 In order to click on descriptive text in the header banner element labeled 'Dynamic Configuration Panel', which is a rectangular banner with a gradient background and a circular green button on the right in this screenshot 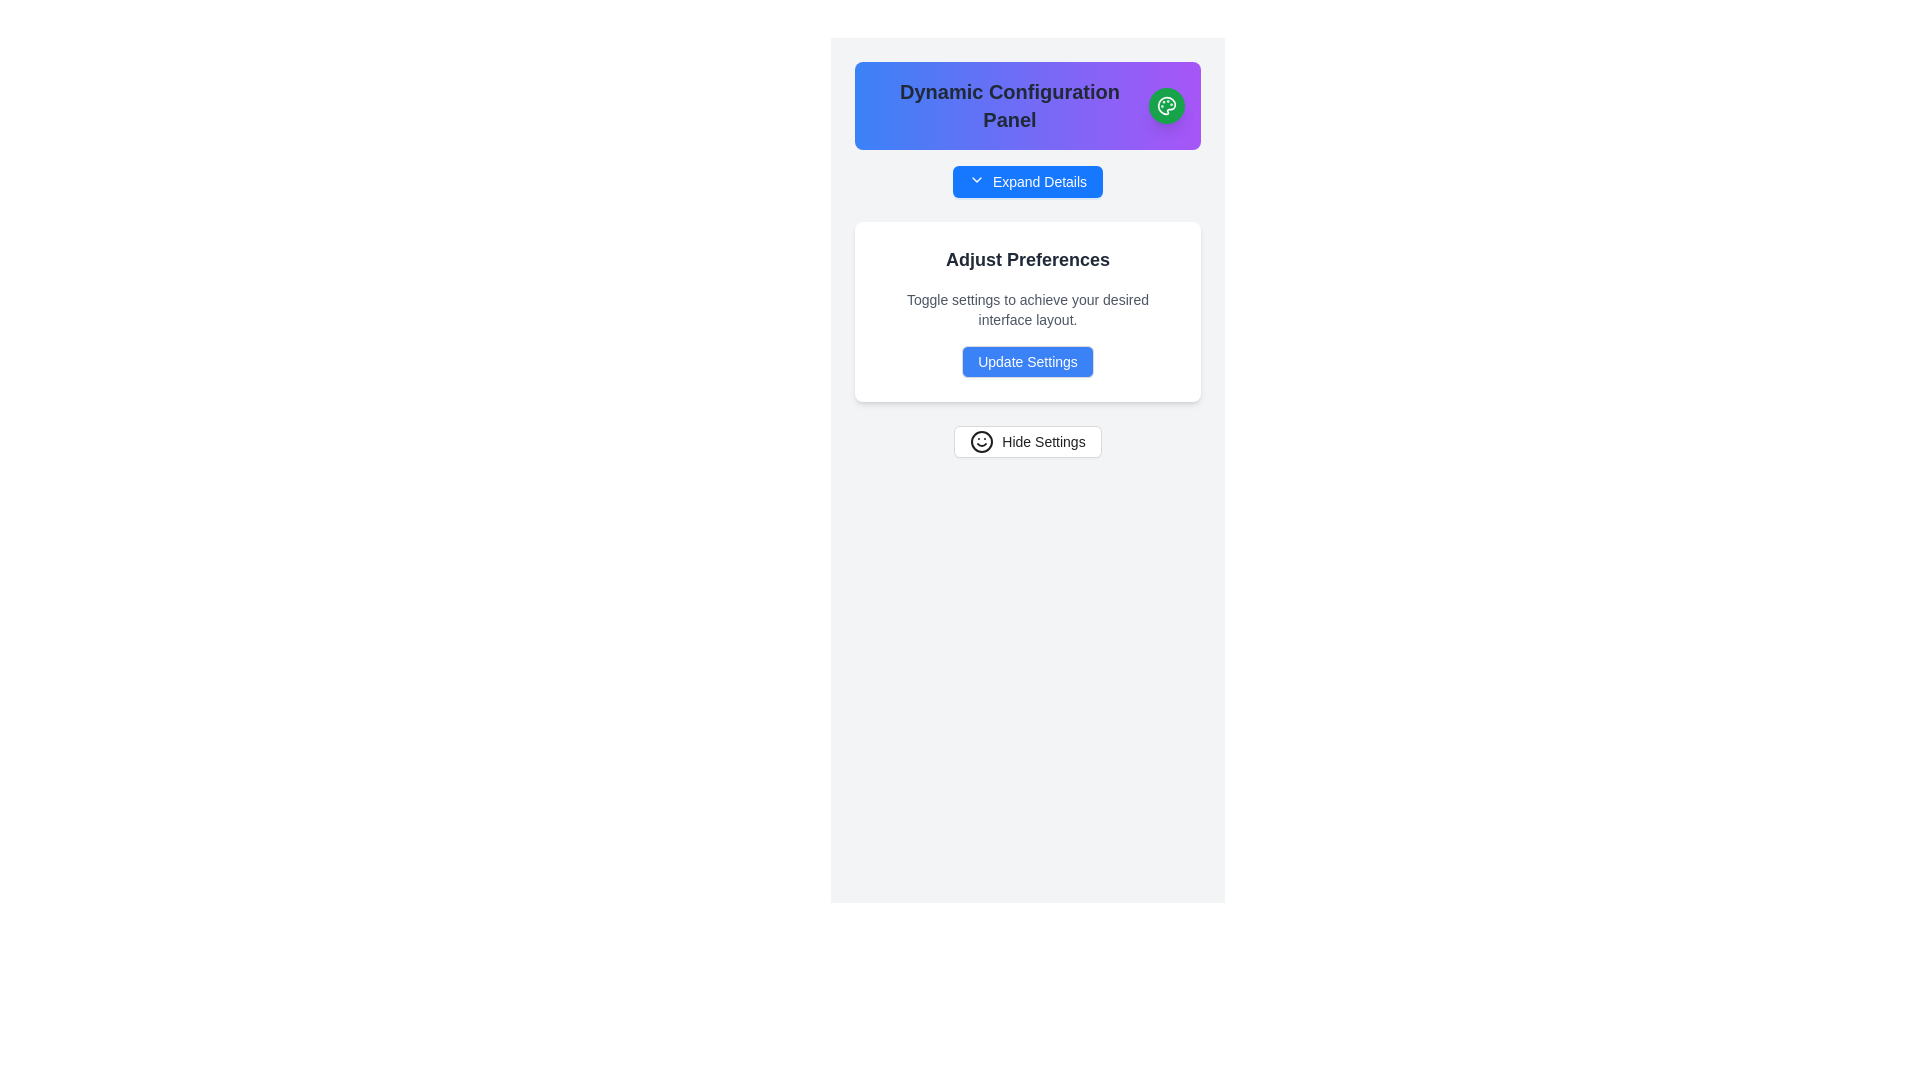, I will do `click(1027, 105)`.